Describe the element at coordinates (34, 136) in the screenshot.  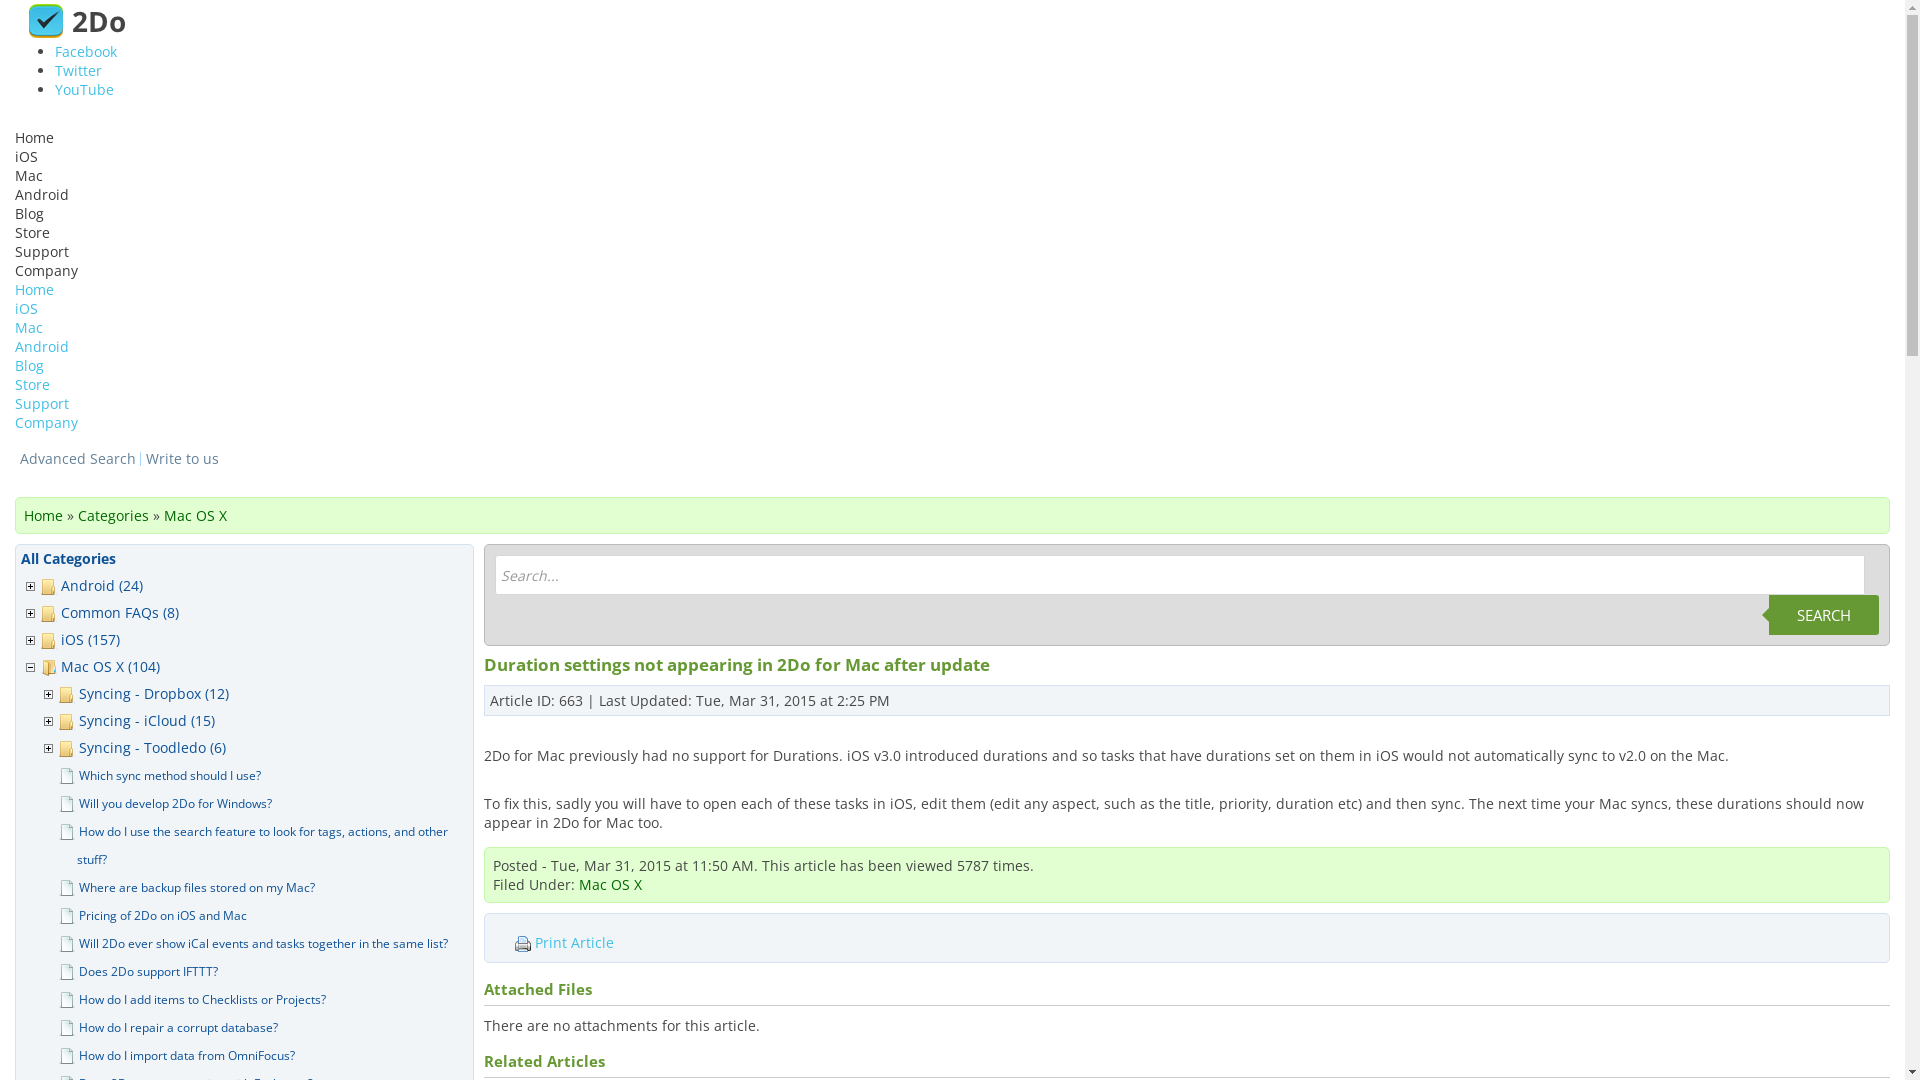
I see `'Home'` at that location.